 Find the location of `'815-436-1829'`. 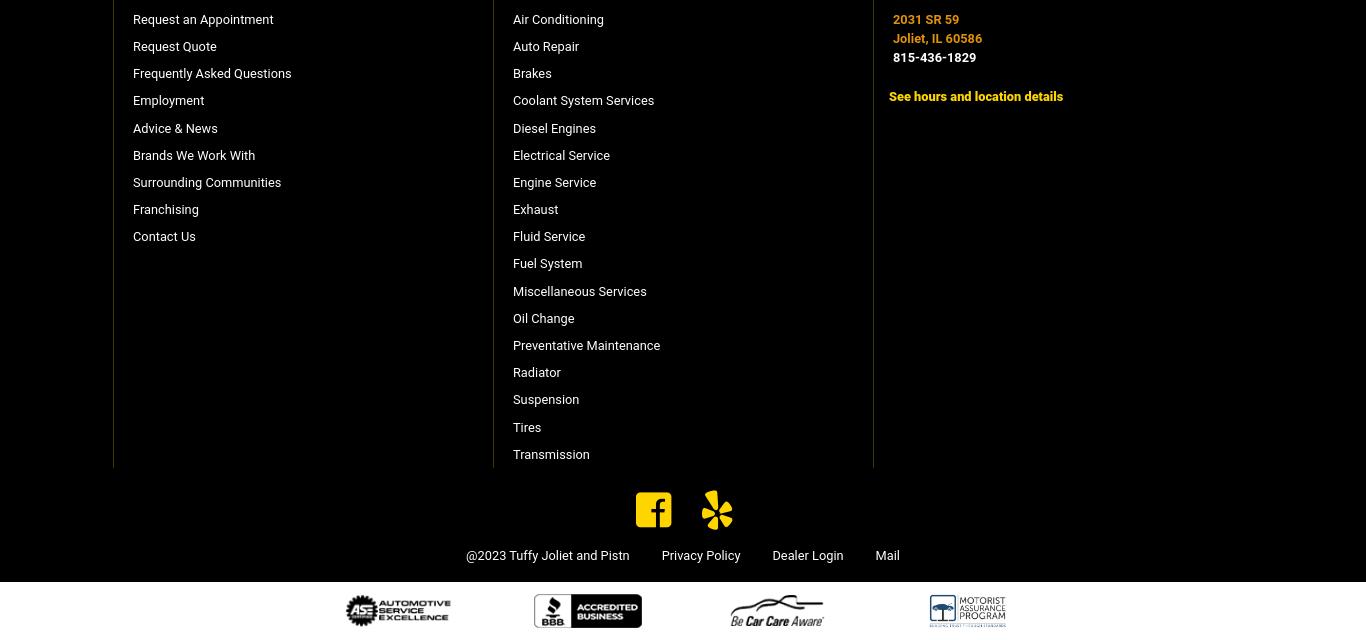

'815-436-1829' is located at coordinates (890, 57).